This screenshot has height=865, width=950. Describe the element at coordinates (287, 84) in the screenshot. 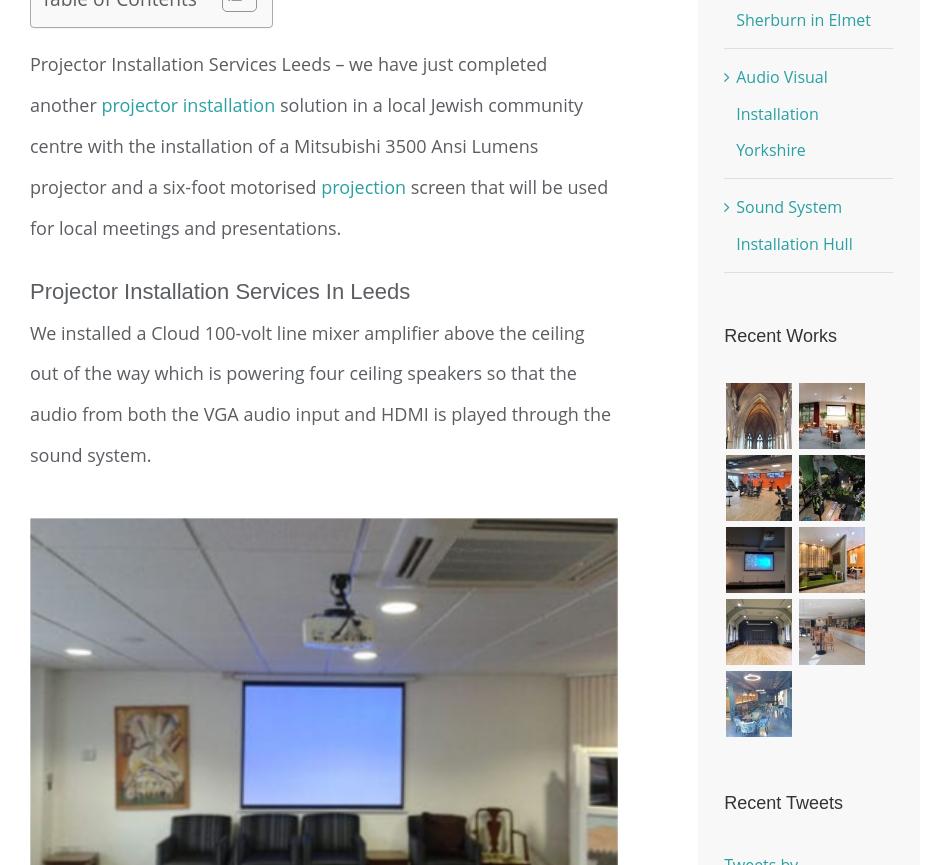

I see `'Projector Installation Services Leeds – we have just completed another'` at that location.